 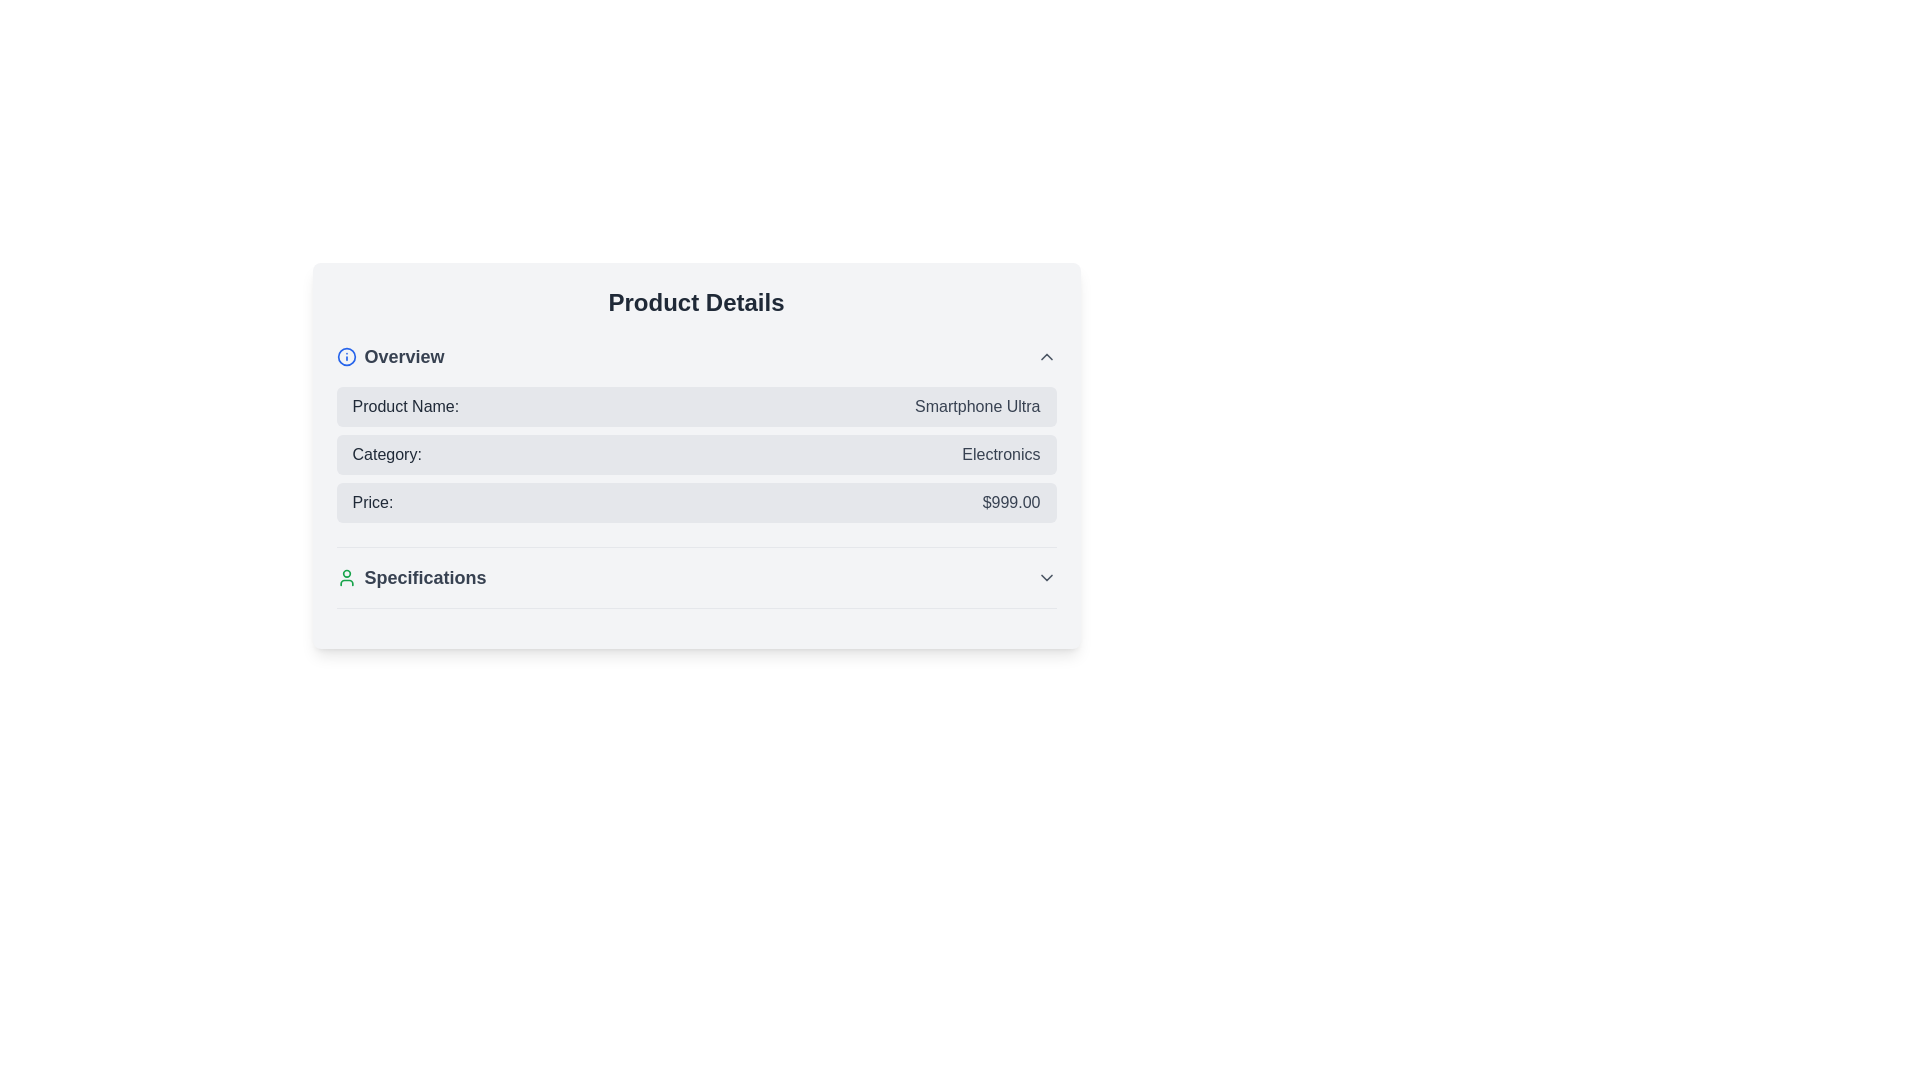 I want to click on the product name displayed in the first row of the 'Product Details' section, located above the 'Category' and 'Price' rows, so click(x=696, y=406).